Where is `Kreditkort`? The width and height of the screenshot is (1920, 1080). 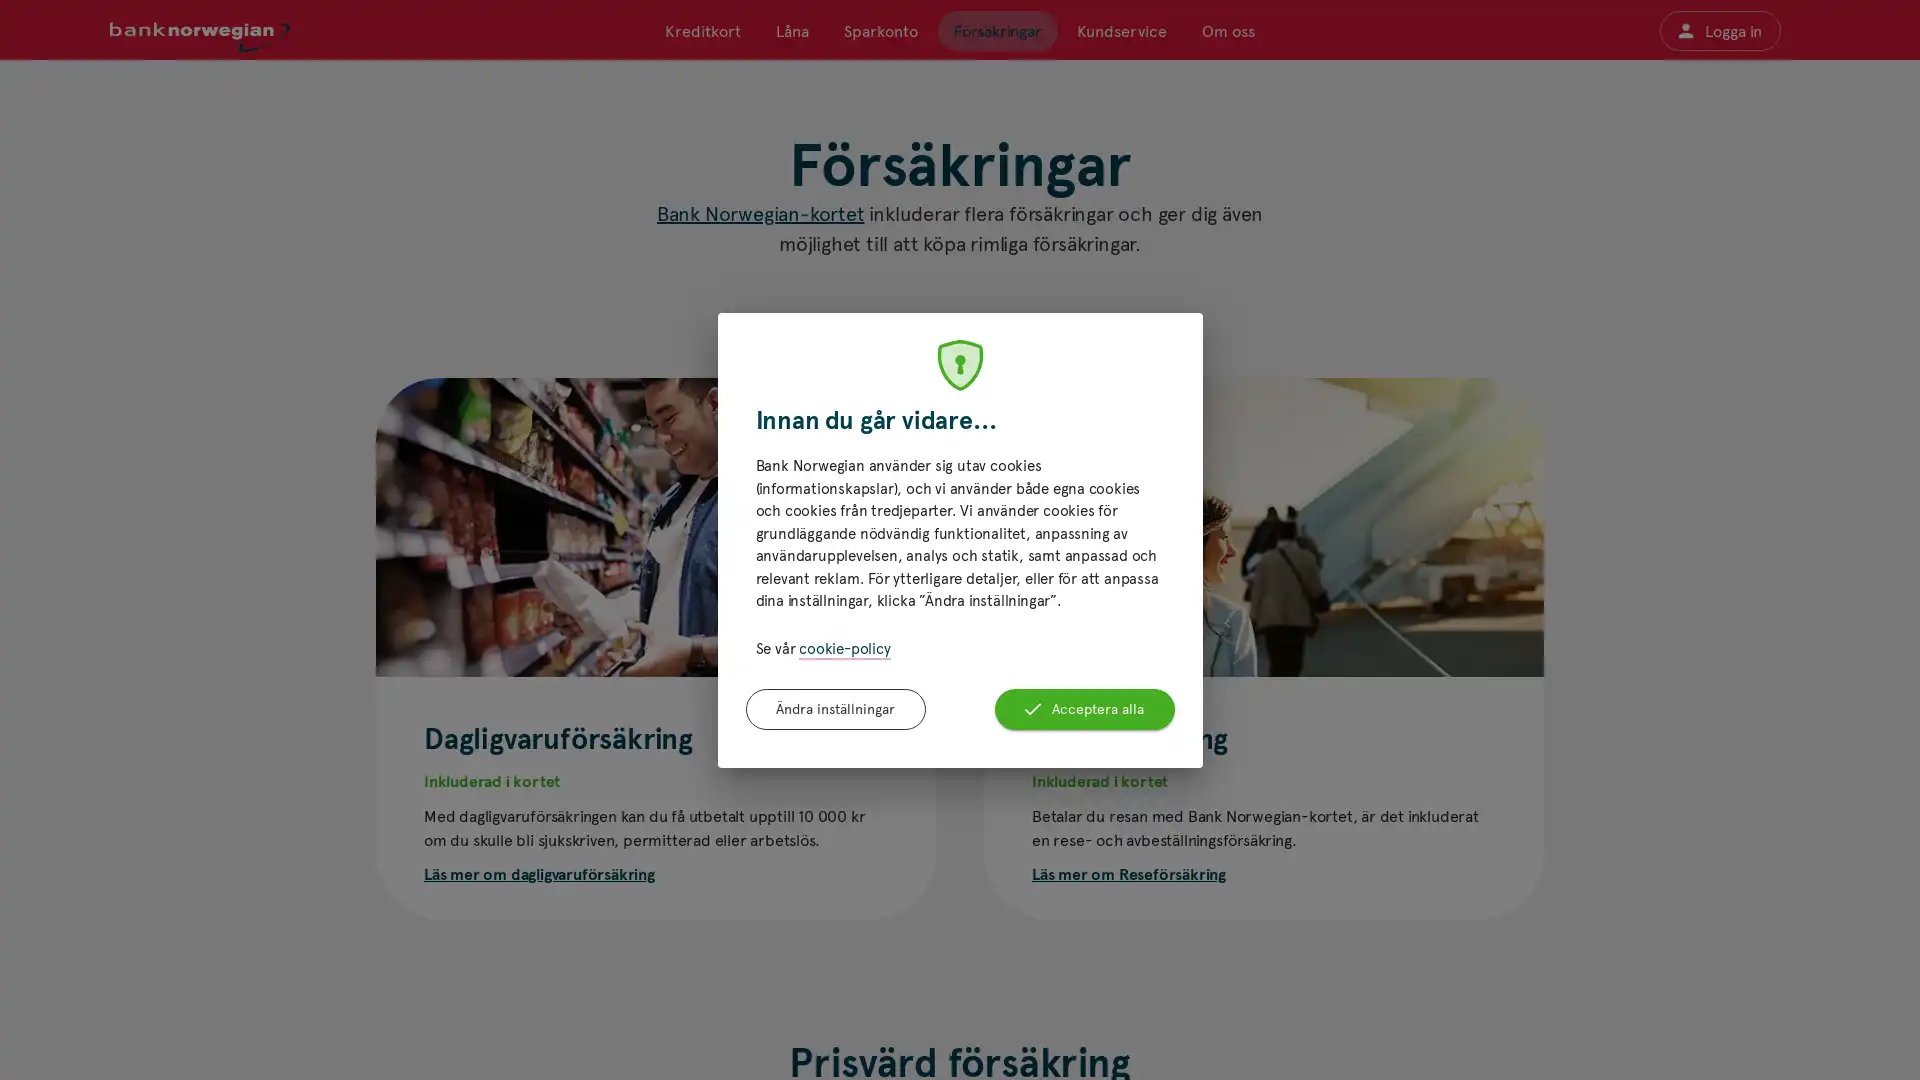
Kreditkort is located at coordinates (702, 30).